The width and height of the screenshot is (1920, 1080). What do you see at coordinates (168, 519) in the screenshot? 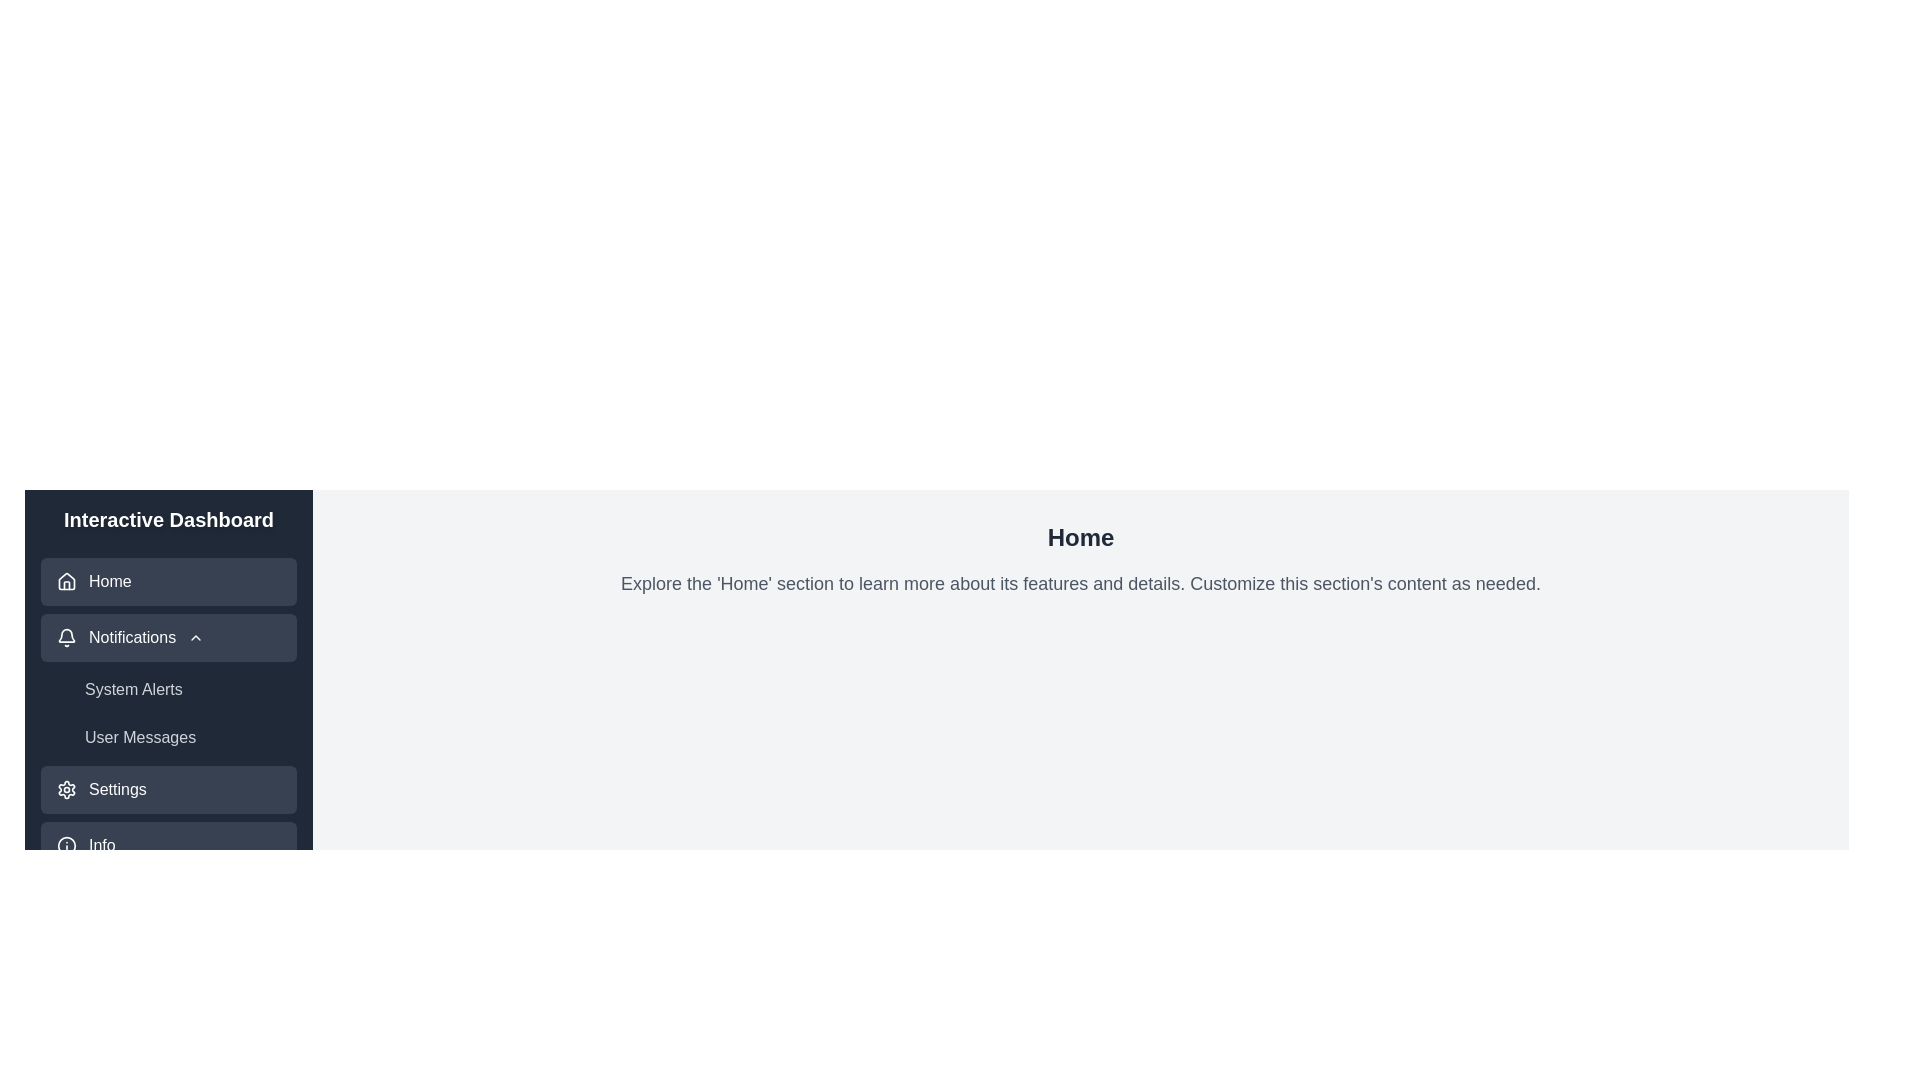
I see `the title or header text label in the navigation panel located at the topmost position above the 'Home' option` at bounding box center [168, 519].